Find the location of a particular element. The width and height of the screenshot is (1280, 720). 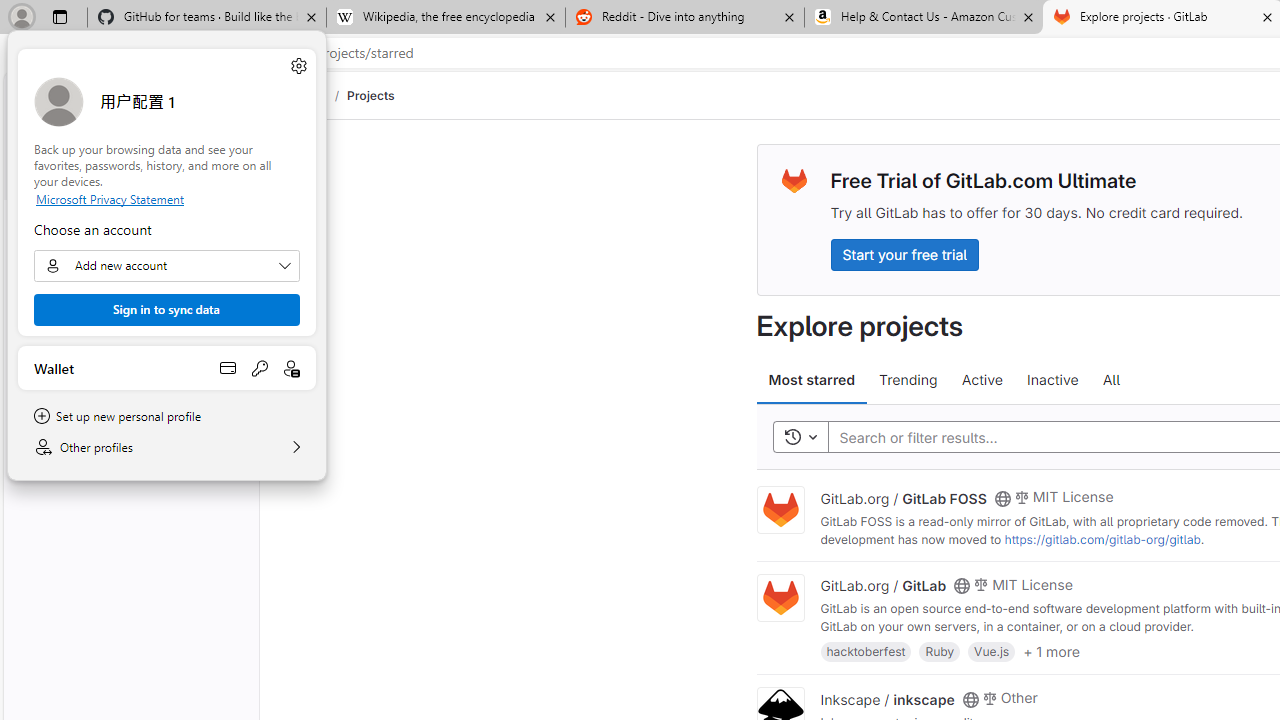

'Choose an account' is located at coordinates (167, 265).